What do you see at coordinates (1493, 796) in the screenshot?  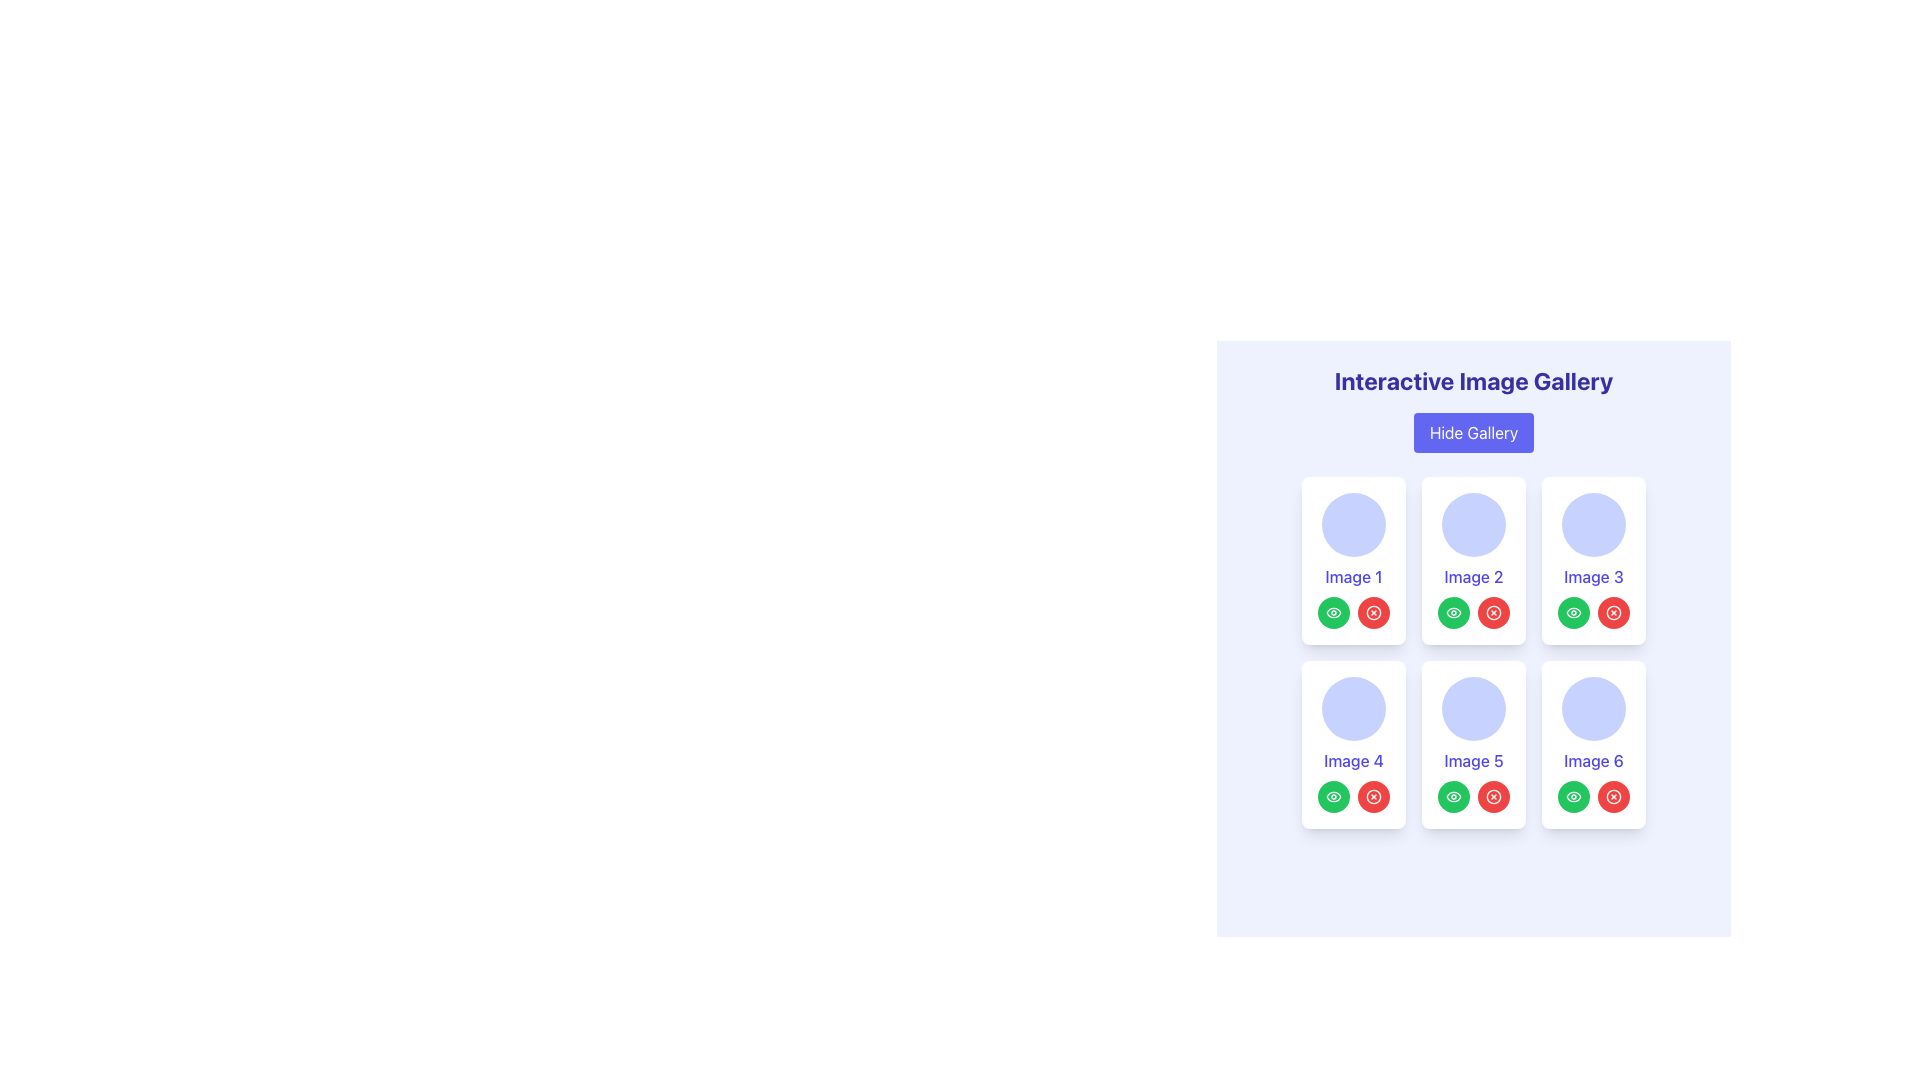 I see `the red circular close button with a white cross symbol located in the bottom row of the grid layout, to the right of the green button` at bounding box center [1493, 796].